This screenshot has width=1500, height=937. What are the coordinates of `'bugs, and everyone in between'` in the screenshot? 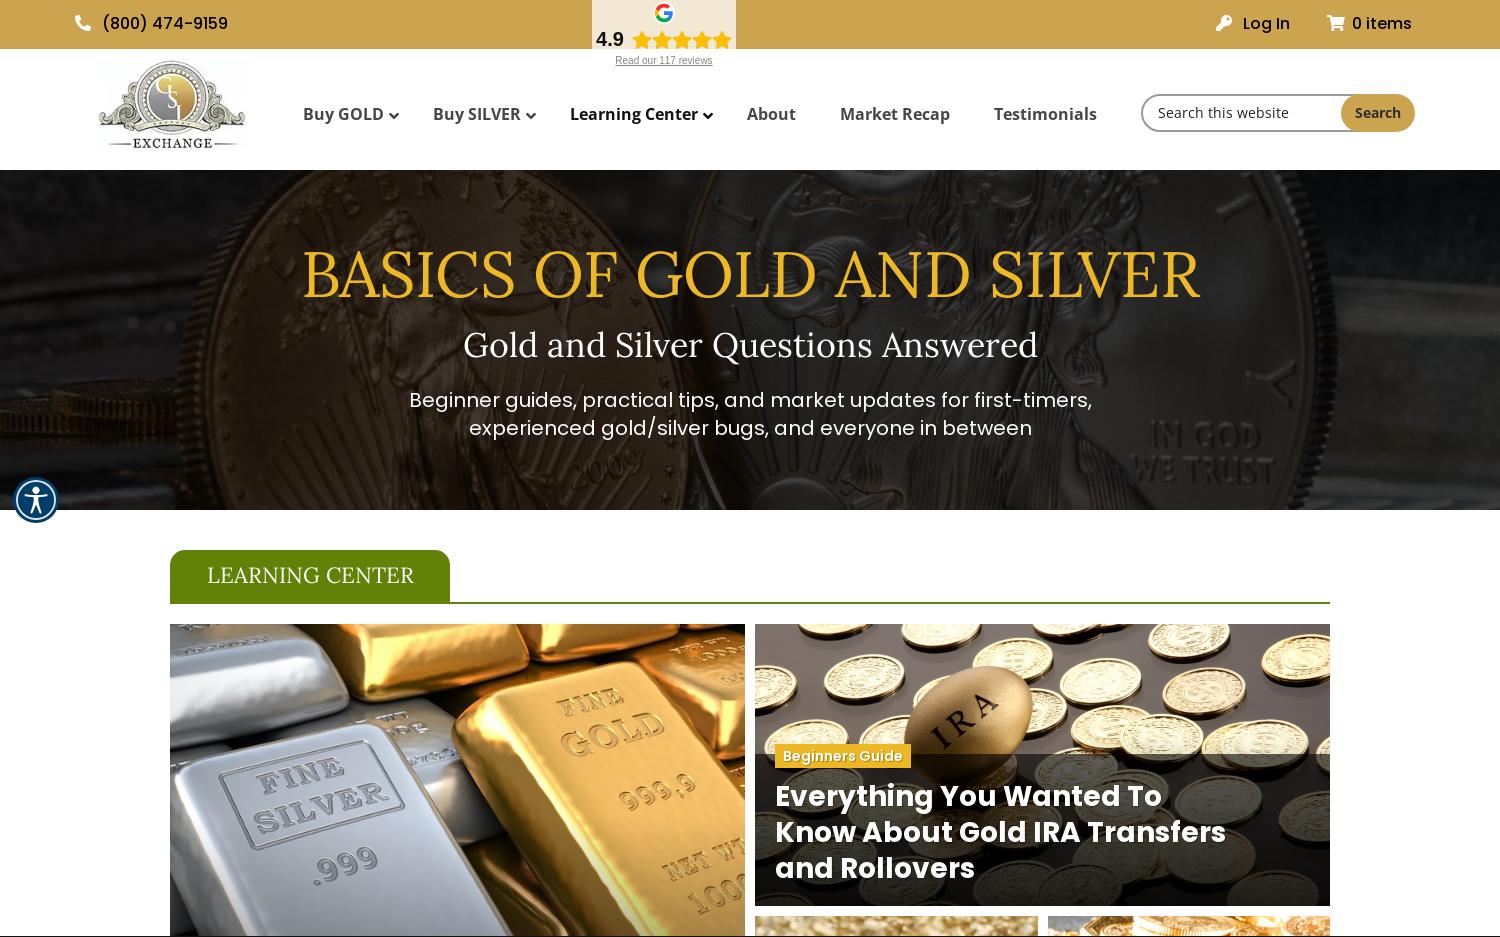 It's located at (868, 428).